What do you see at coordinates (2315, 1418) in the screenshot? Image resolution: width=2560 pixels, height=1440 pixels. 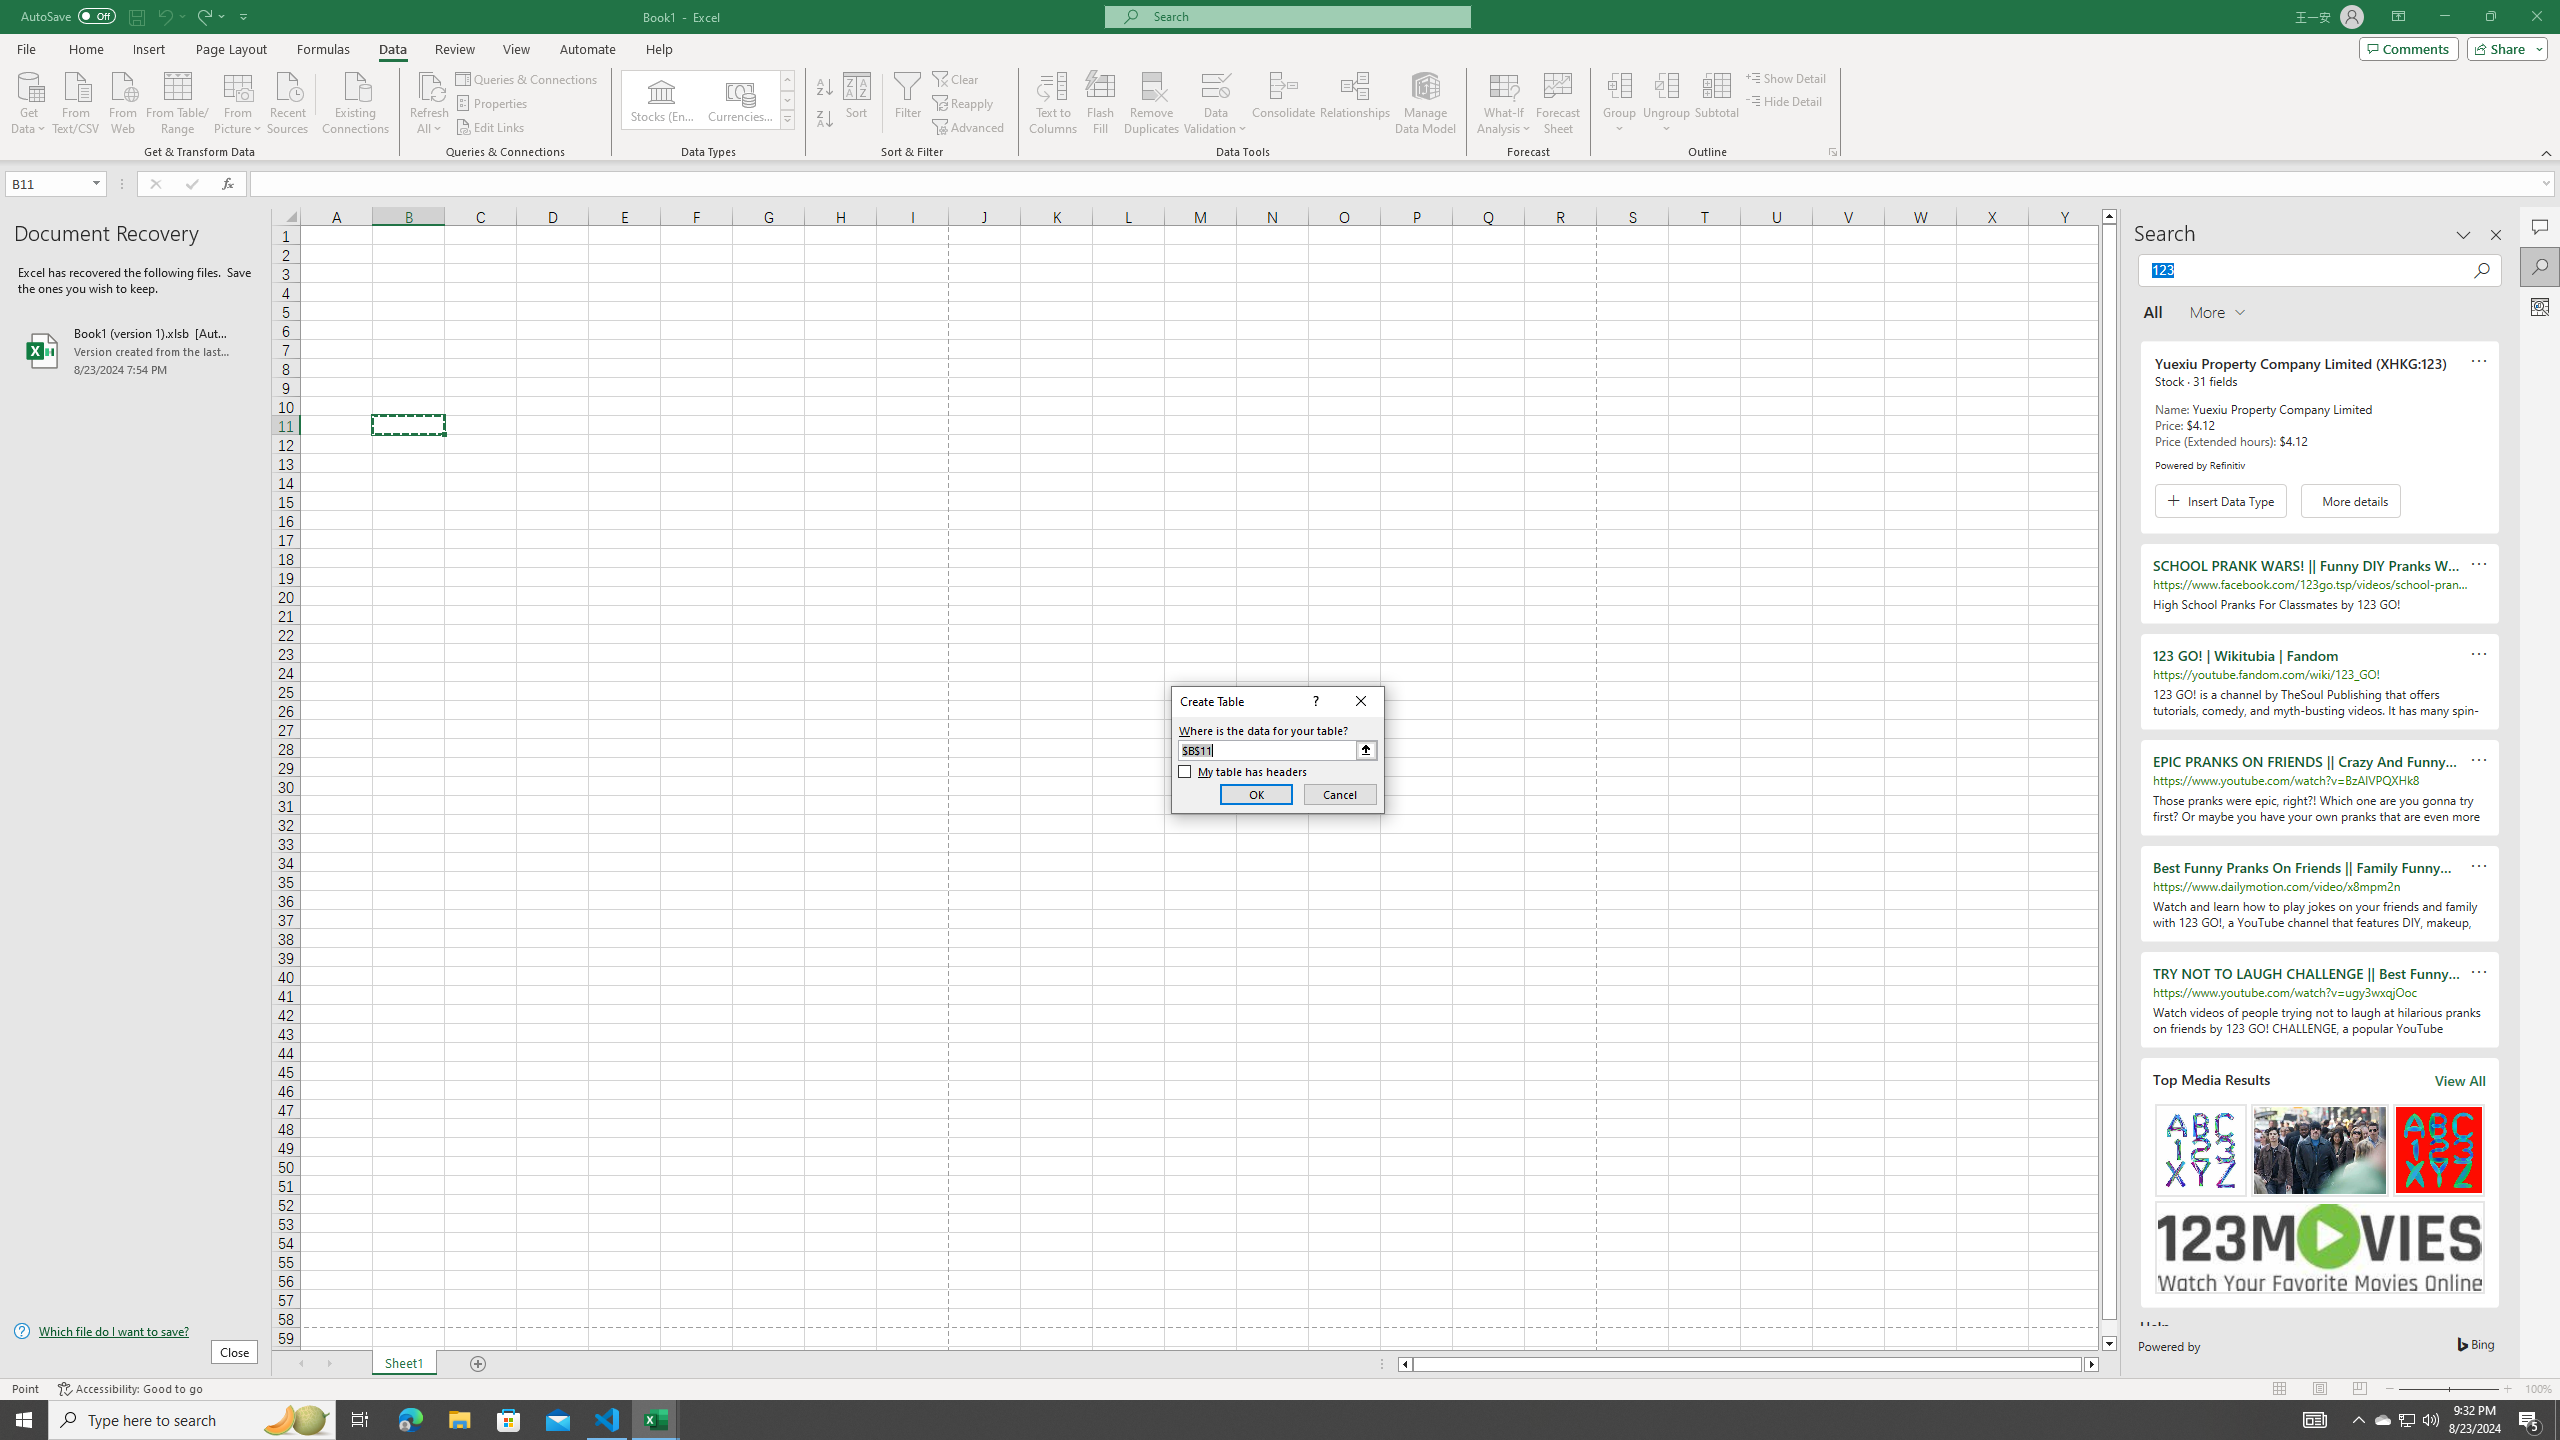 I see `'AutomationID: 4105'` at bounding box center [2315, 1418].